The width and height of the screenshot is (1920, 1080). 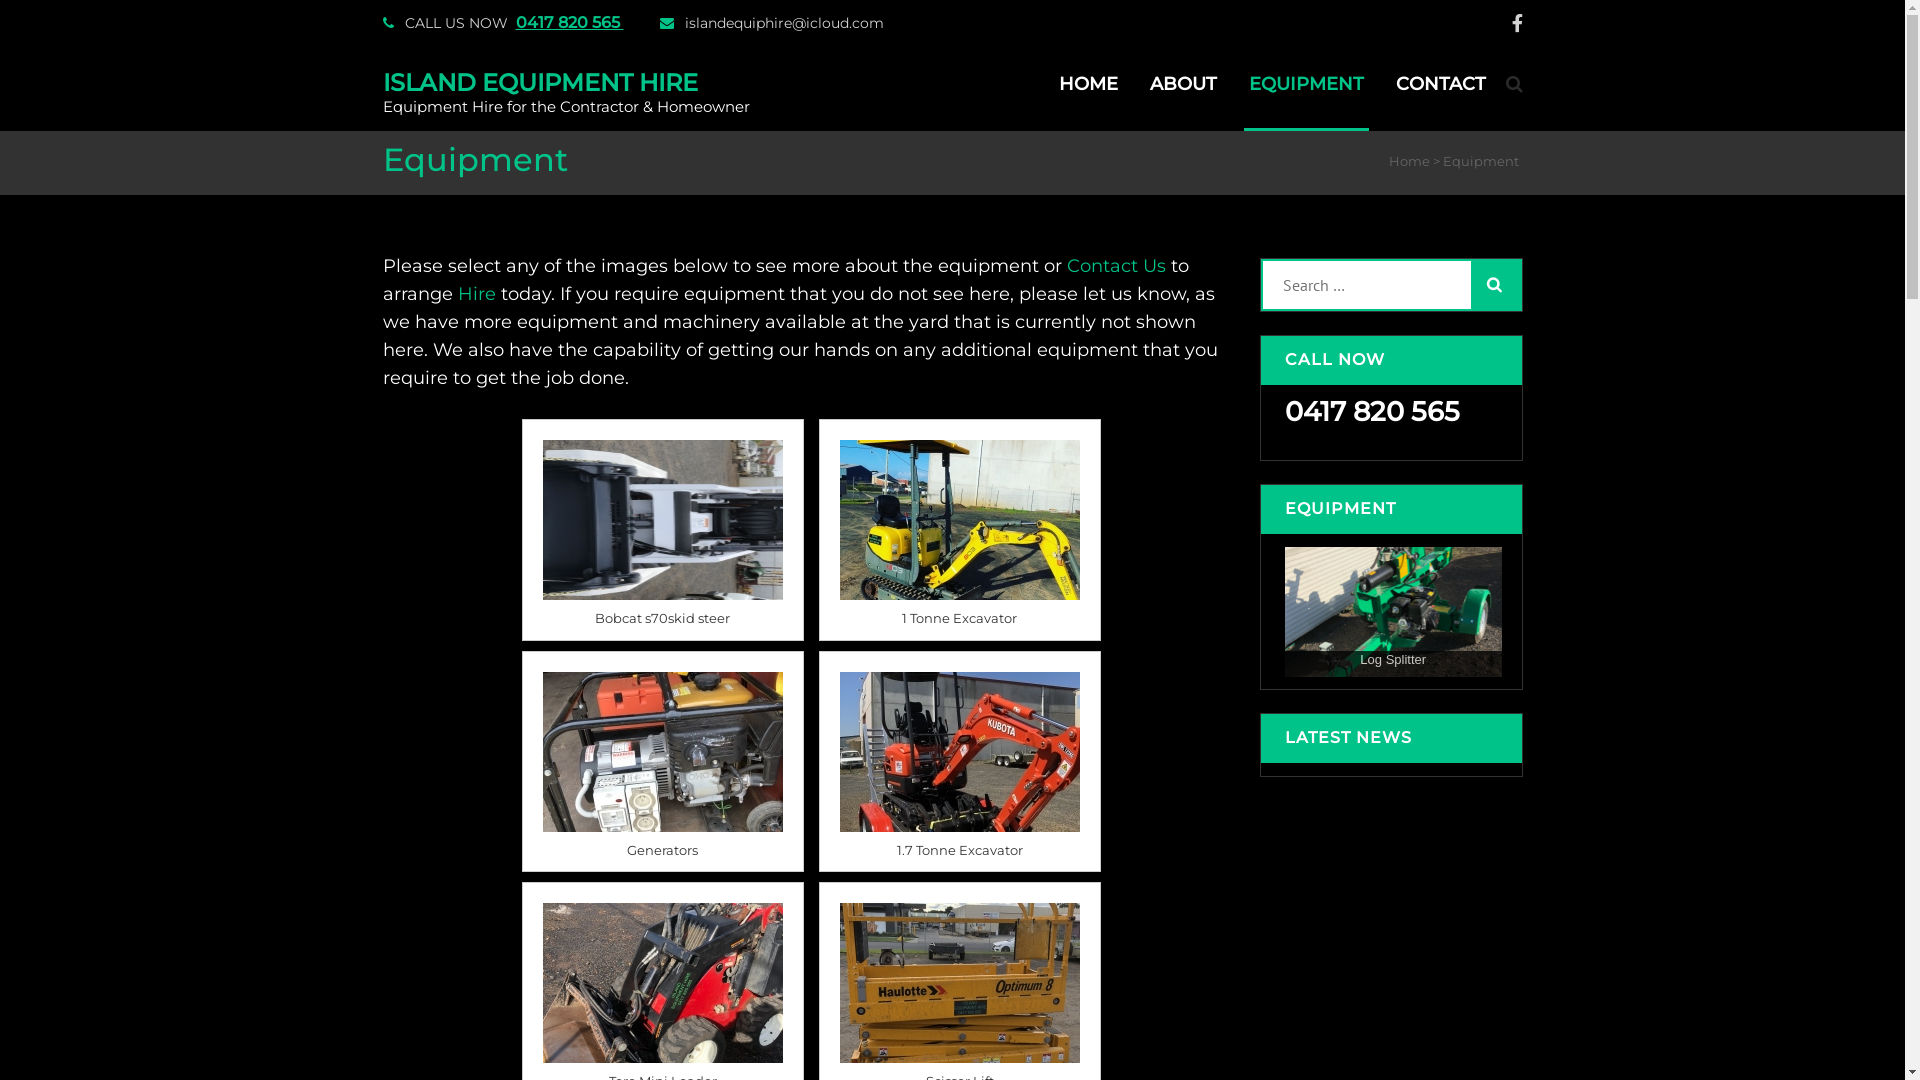 I want to click on '1 tonne excavator', so click(x=840, y=519).